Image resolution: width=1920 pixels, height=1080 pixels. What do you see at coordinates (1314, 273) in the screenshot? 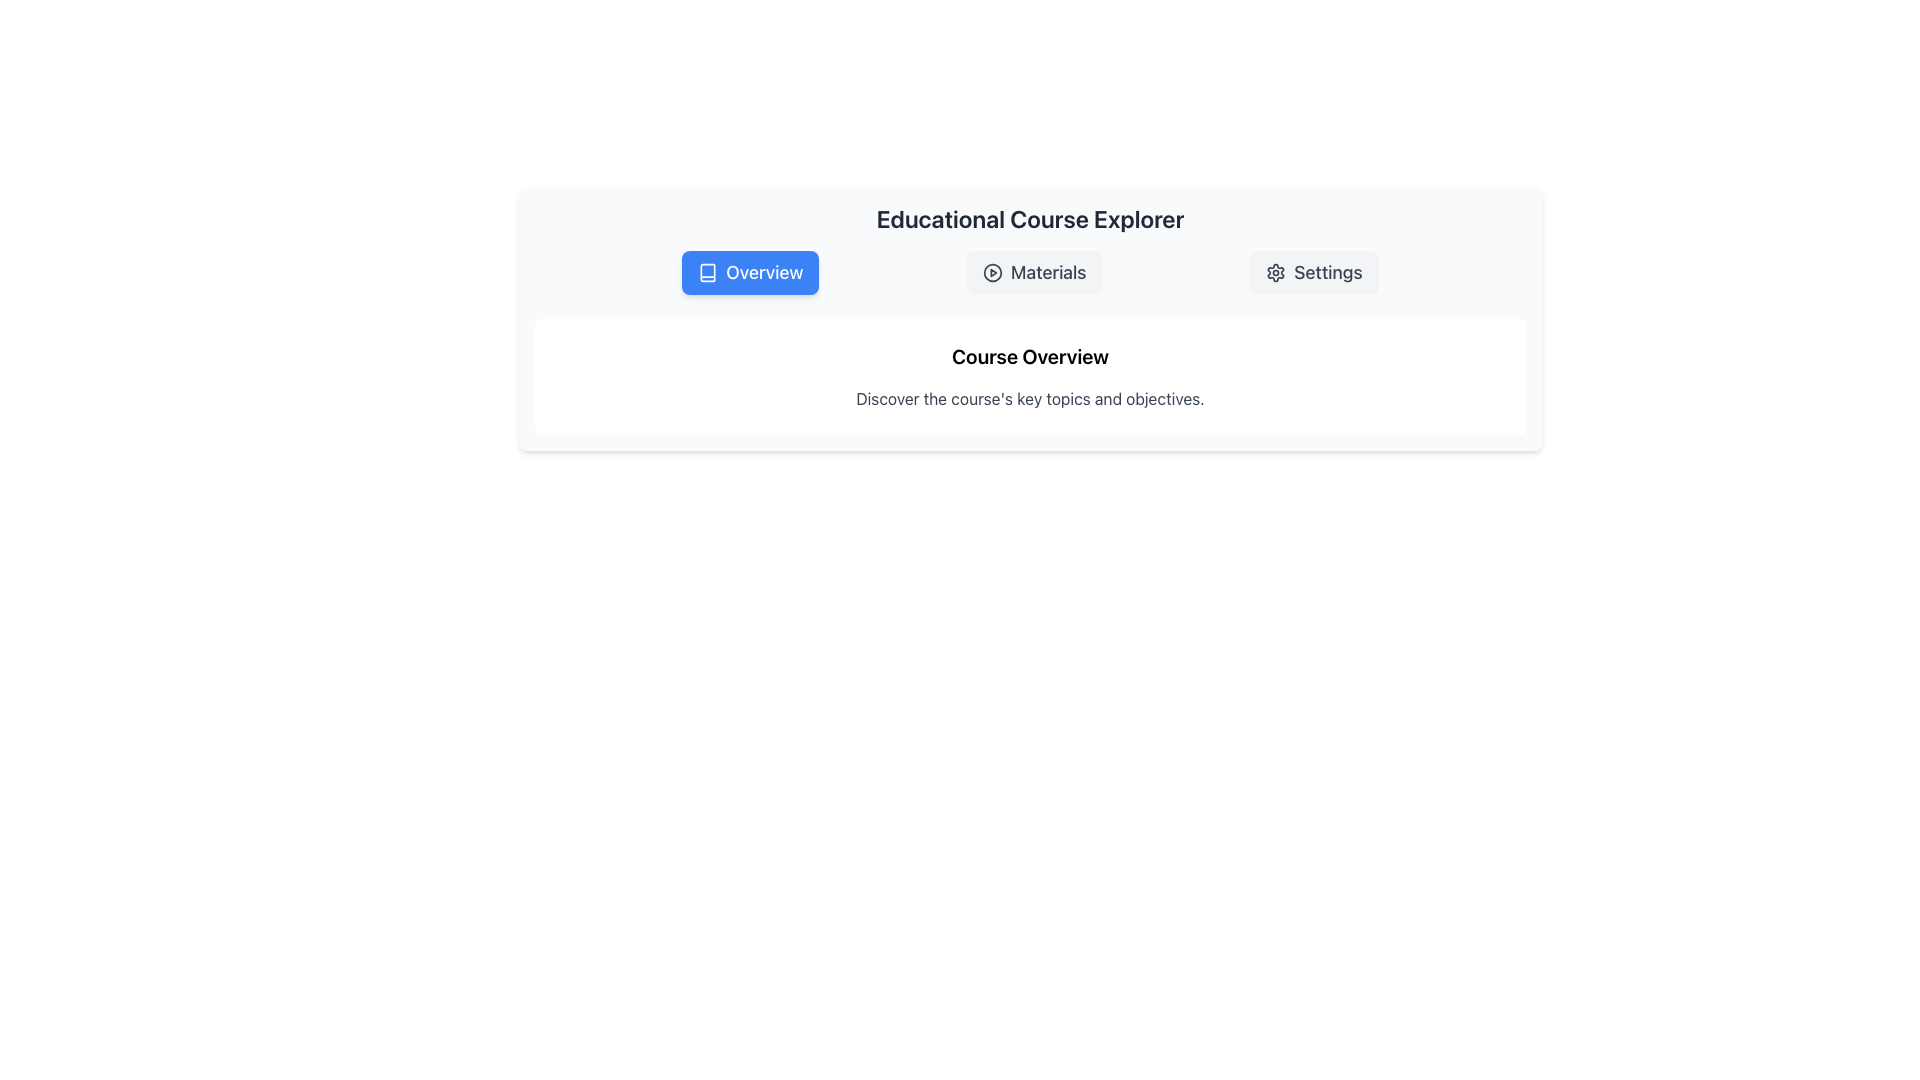
I see `the settings button located in the rightmost position of three buttons in the horizontal navigation section titled 'Educational Course Explorer'` at bounding box center [1314, 273].